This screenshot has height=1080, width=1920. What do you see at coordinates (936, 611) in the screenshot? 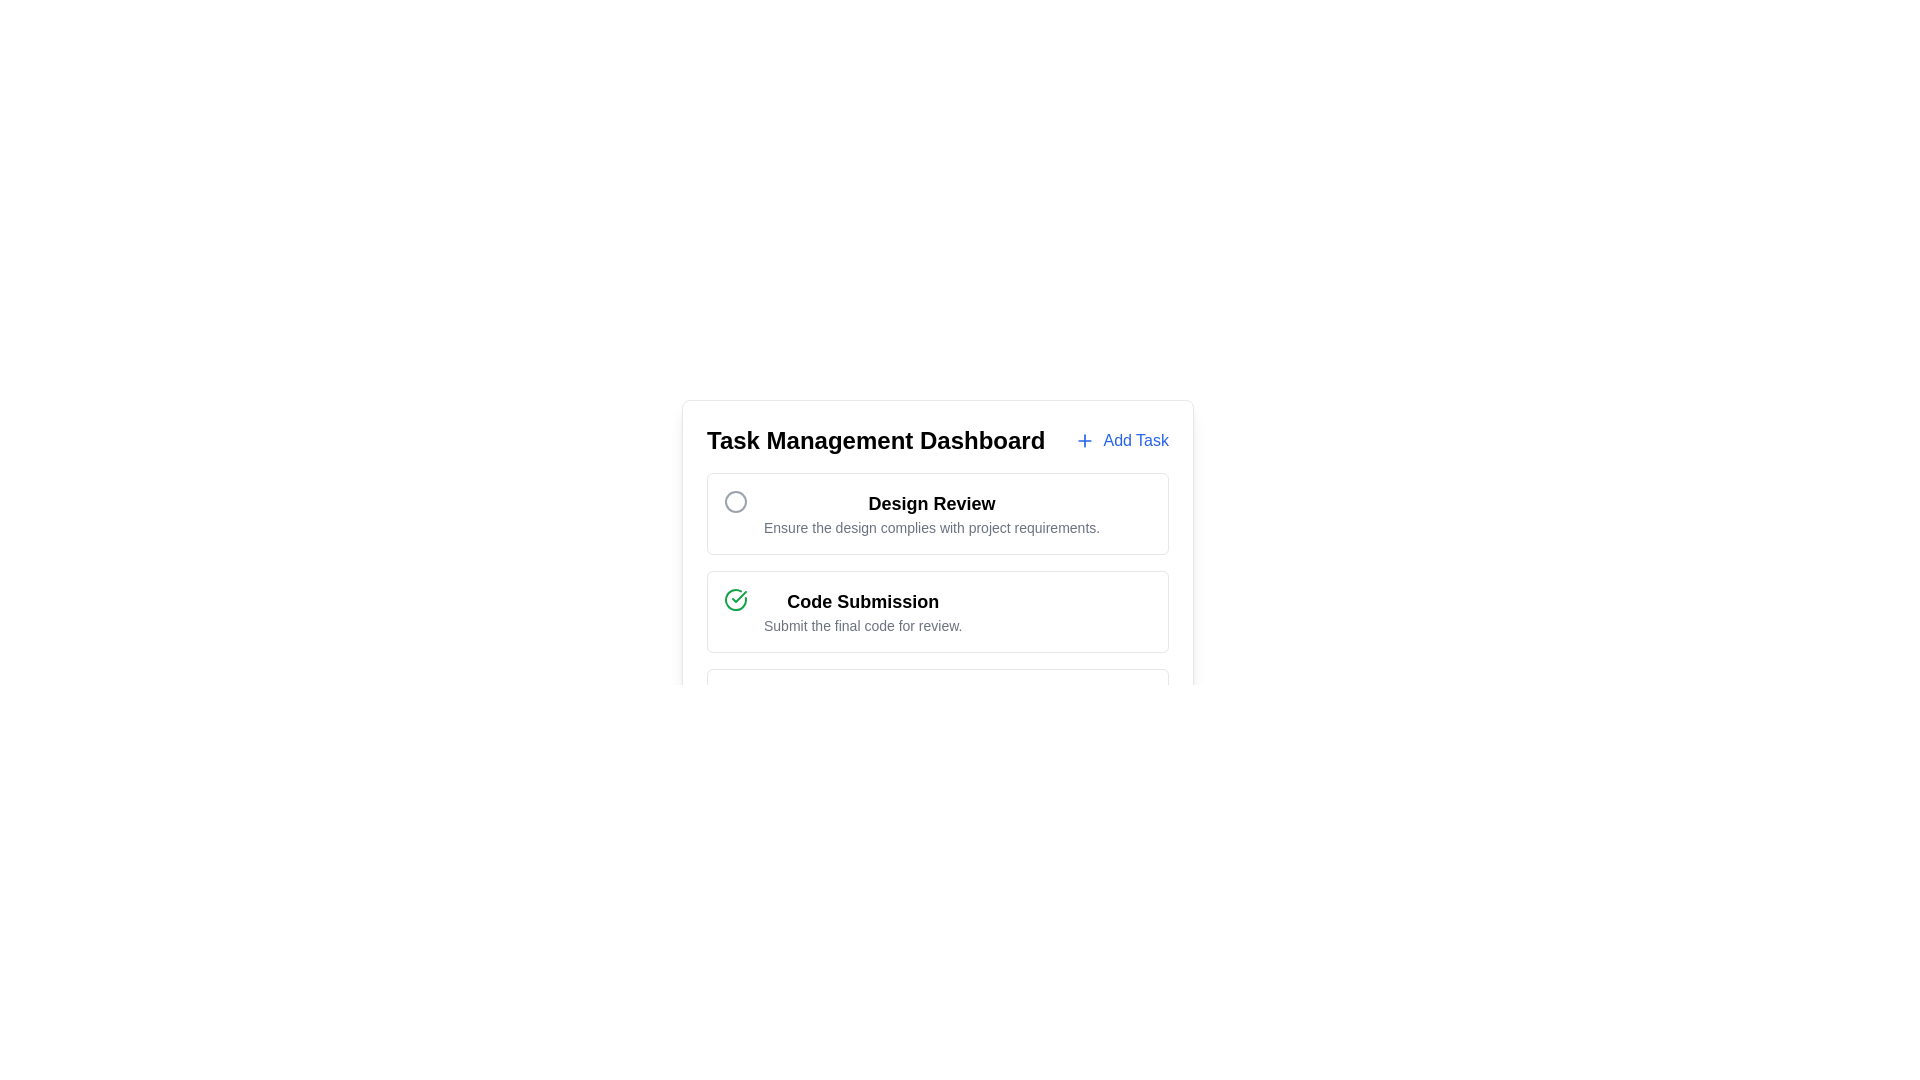
I see `the second task entry component in the task management application, located below 'Design Review' and above 'Client Meeting'` at bounding box center [936, 611].